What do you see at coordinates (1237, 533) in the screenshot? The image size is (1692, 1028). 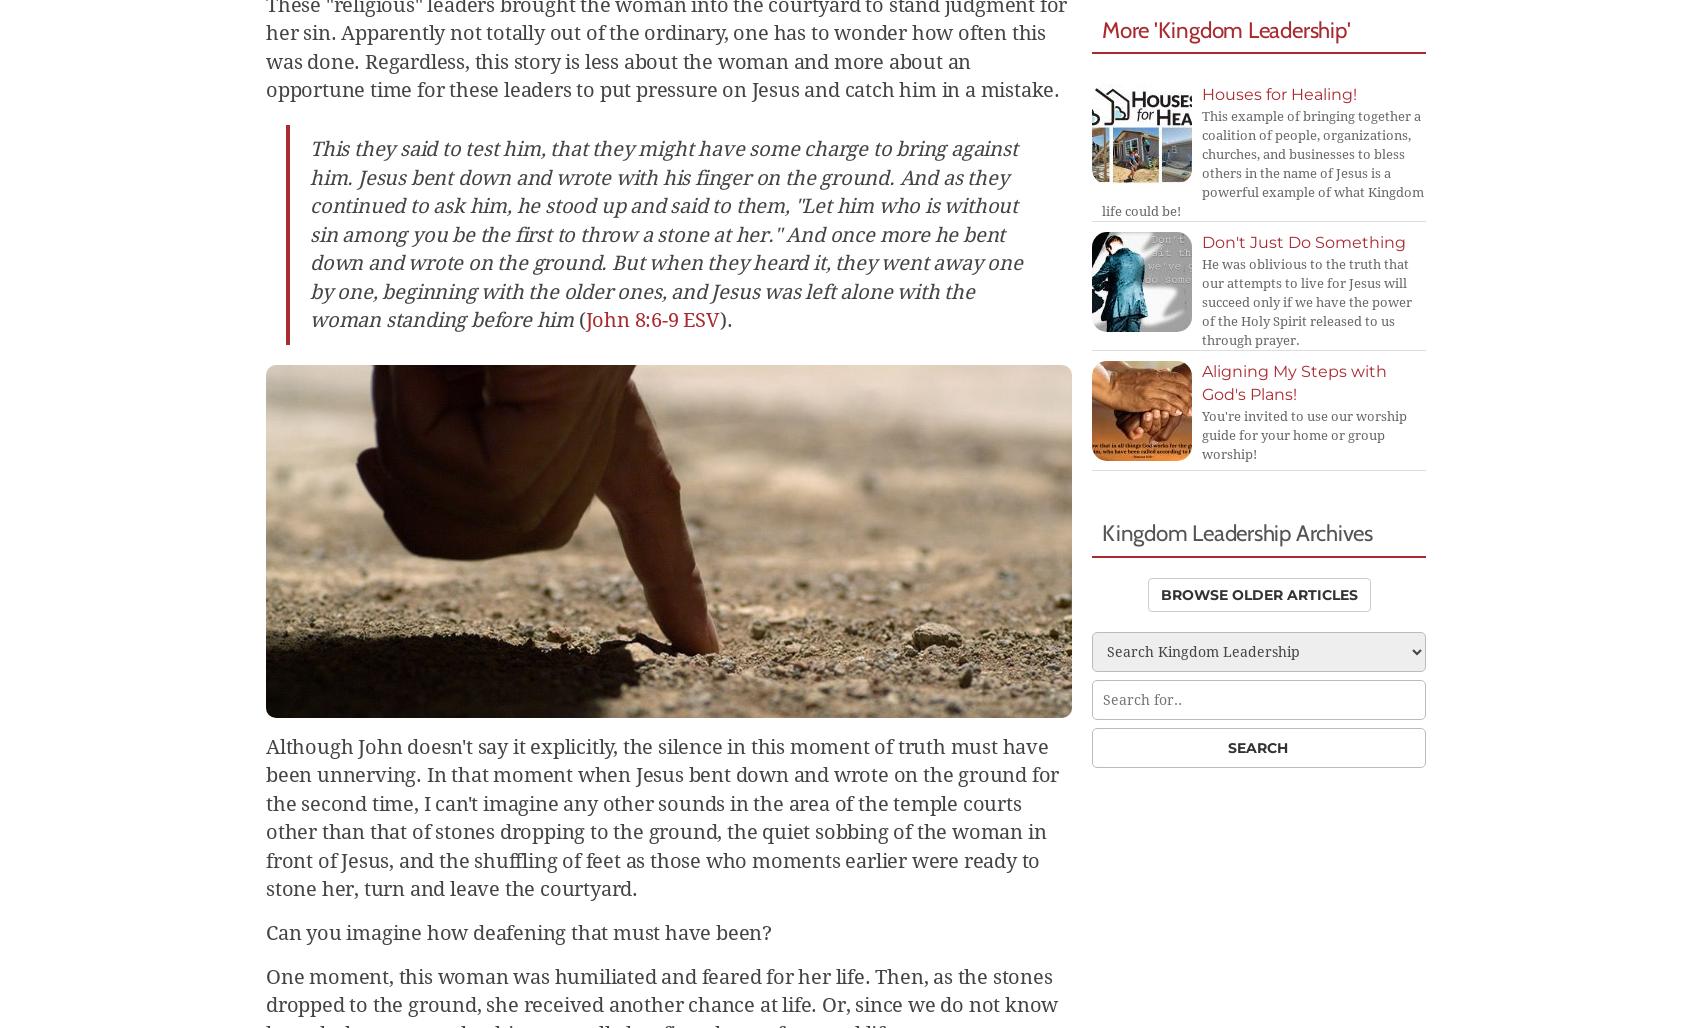 I see `'Kingdom Leadership Archives'` at bounding box center [1237, 533].